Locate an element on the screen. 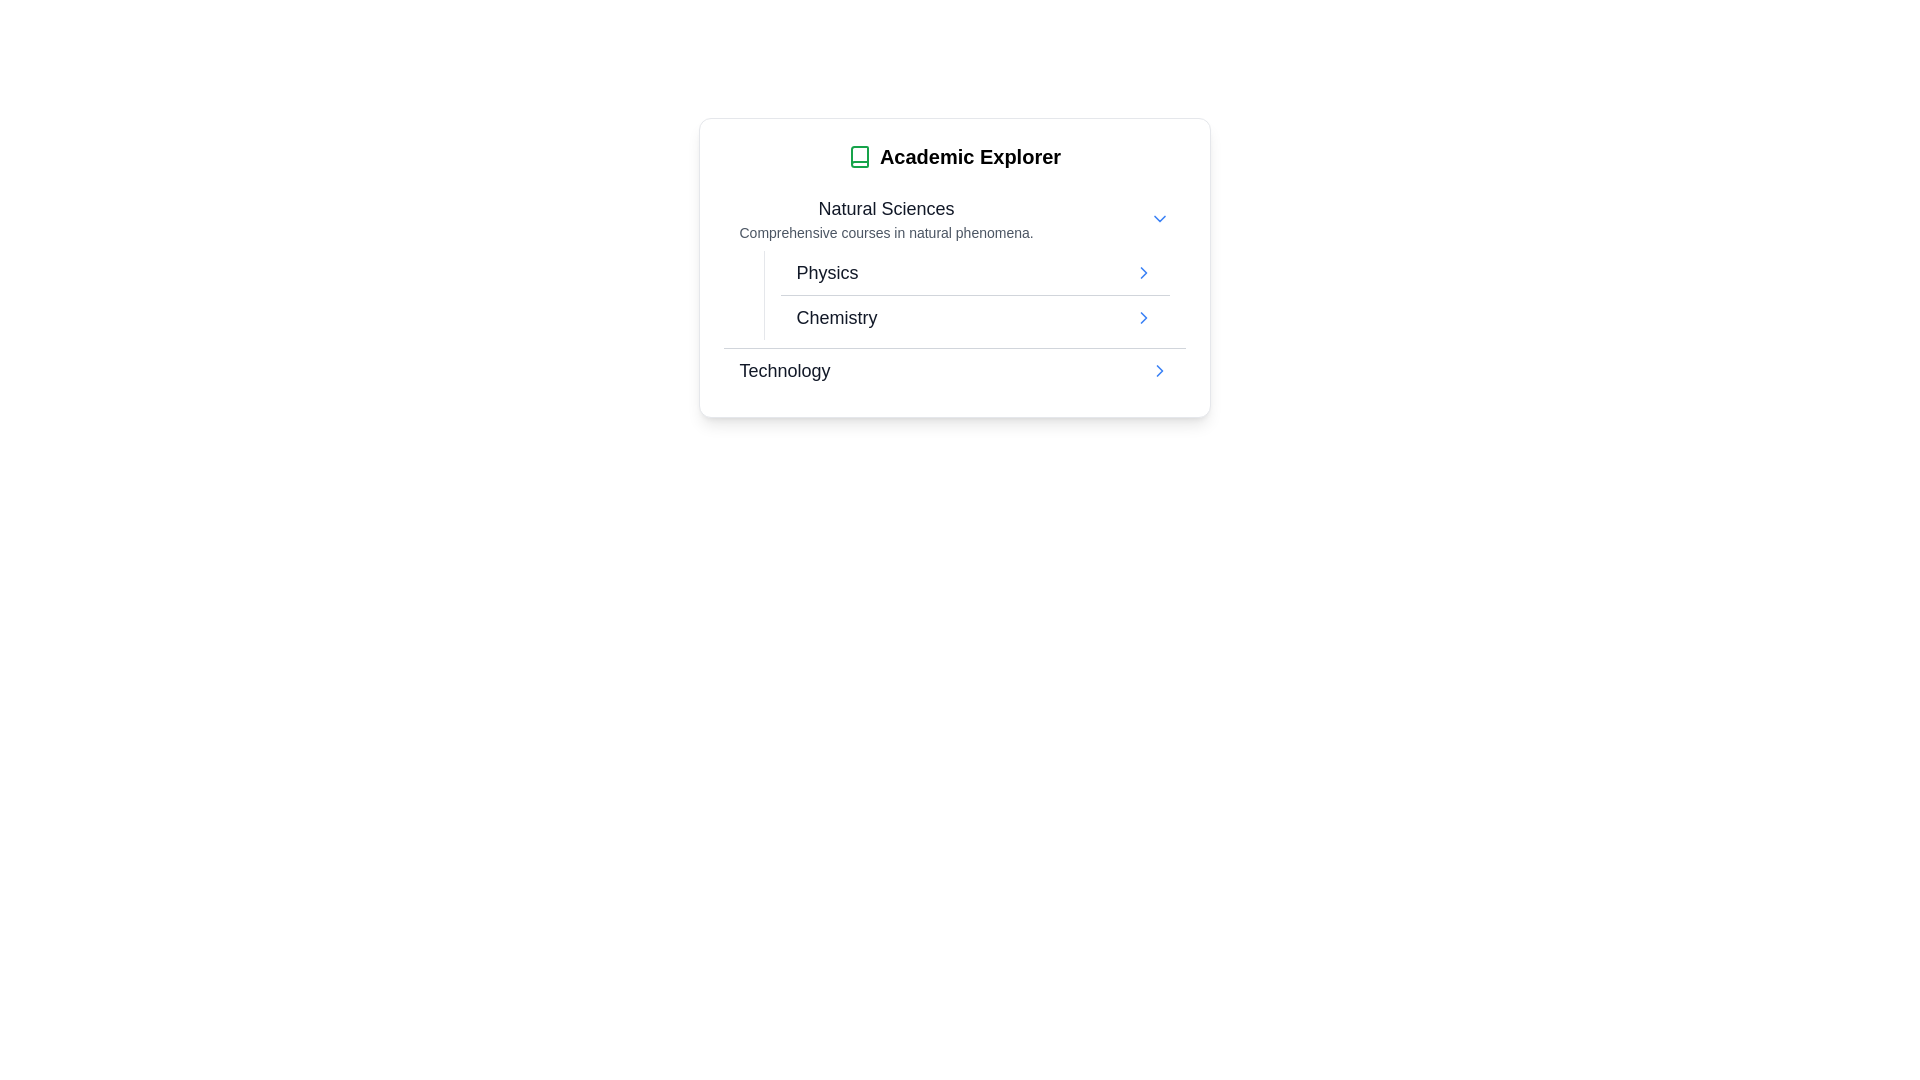  the 'Technology' menu item, which is the third item in the 'Natural Sciences' section is located at coordinates (953, 370).